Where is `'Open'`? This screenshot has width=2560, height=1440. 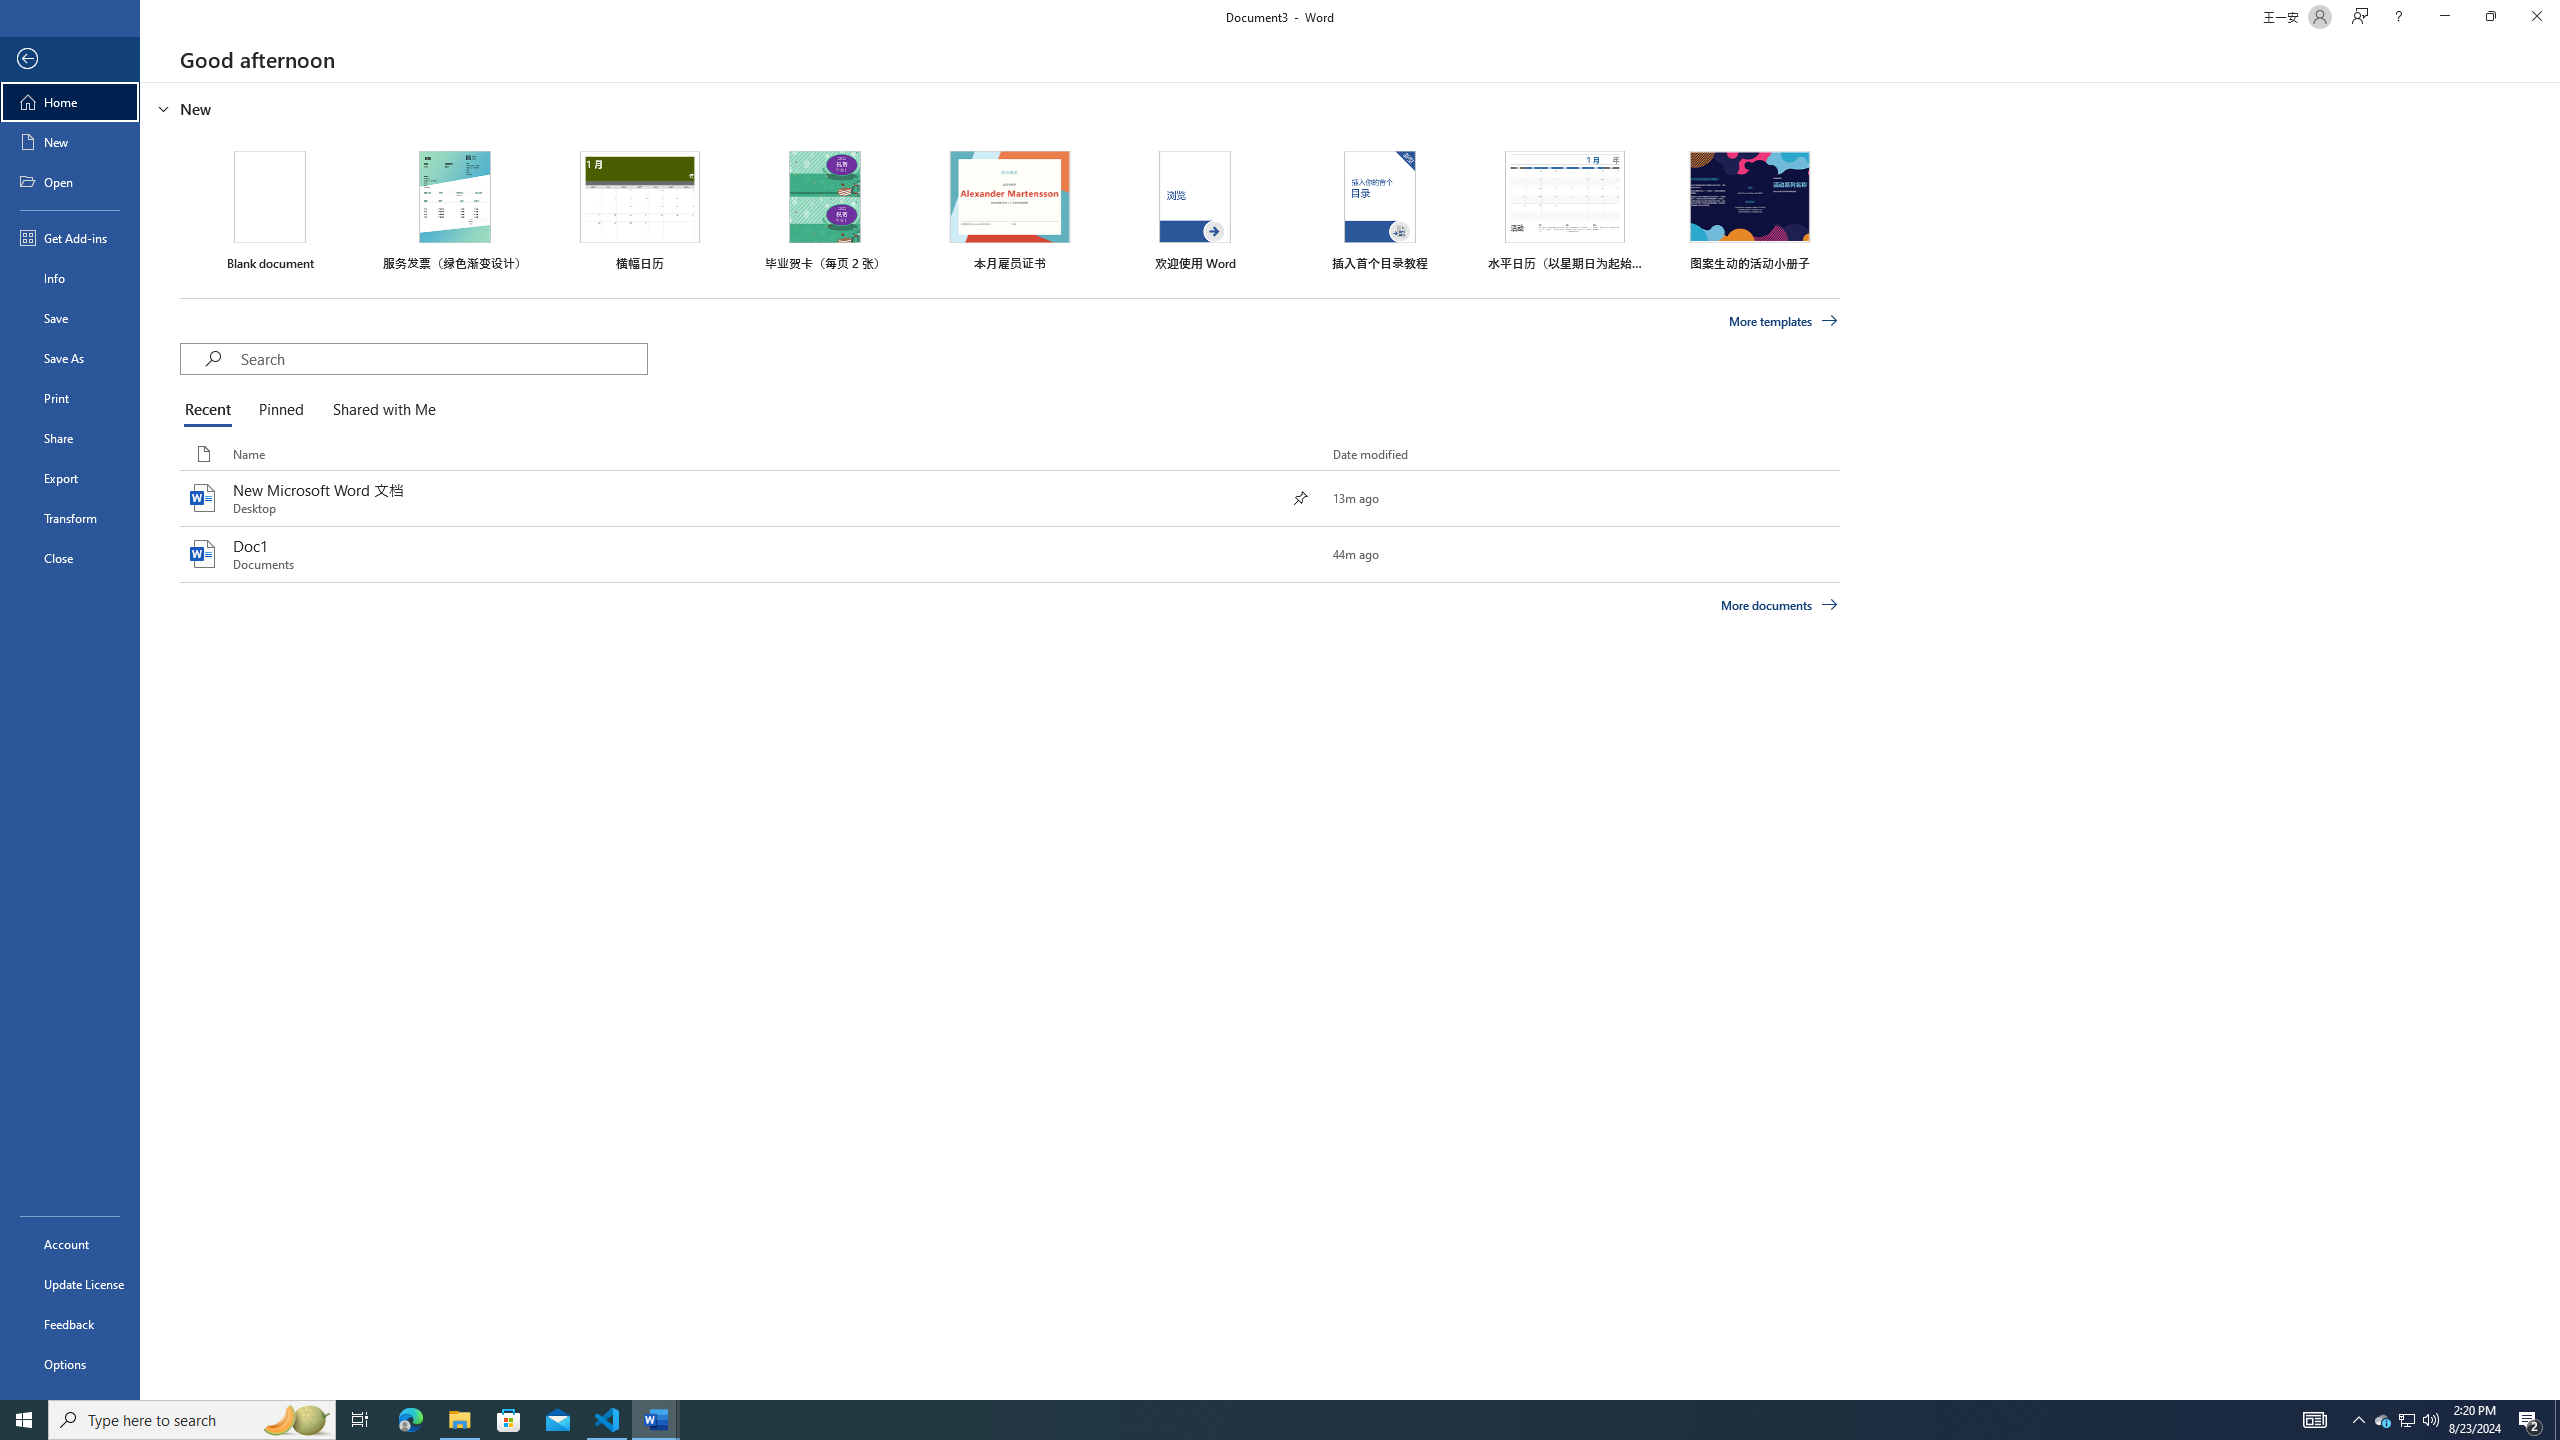
'Open' is located at coordinates (69, 180).